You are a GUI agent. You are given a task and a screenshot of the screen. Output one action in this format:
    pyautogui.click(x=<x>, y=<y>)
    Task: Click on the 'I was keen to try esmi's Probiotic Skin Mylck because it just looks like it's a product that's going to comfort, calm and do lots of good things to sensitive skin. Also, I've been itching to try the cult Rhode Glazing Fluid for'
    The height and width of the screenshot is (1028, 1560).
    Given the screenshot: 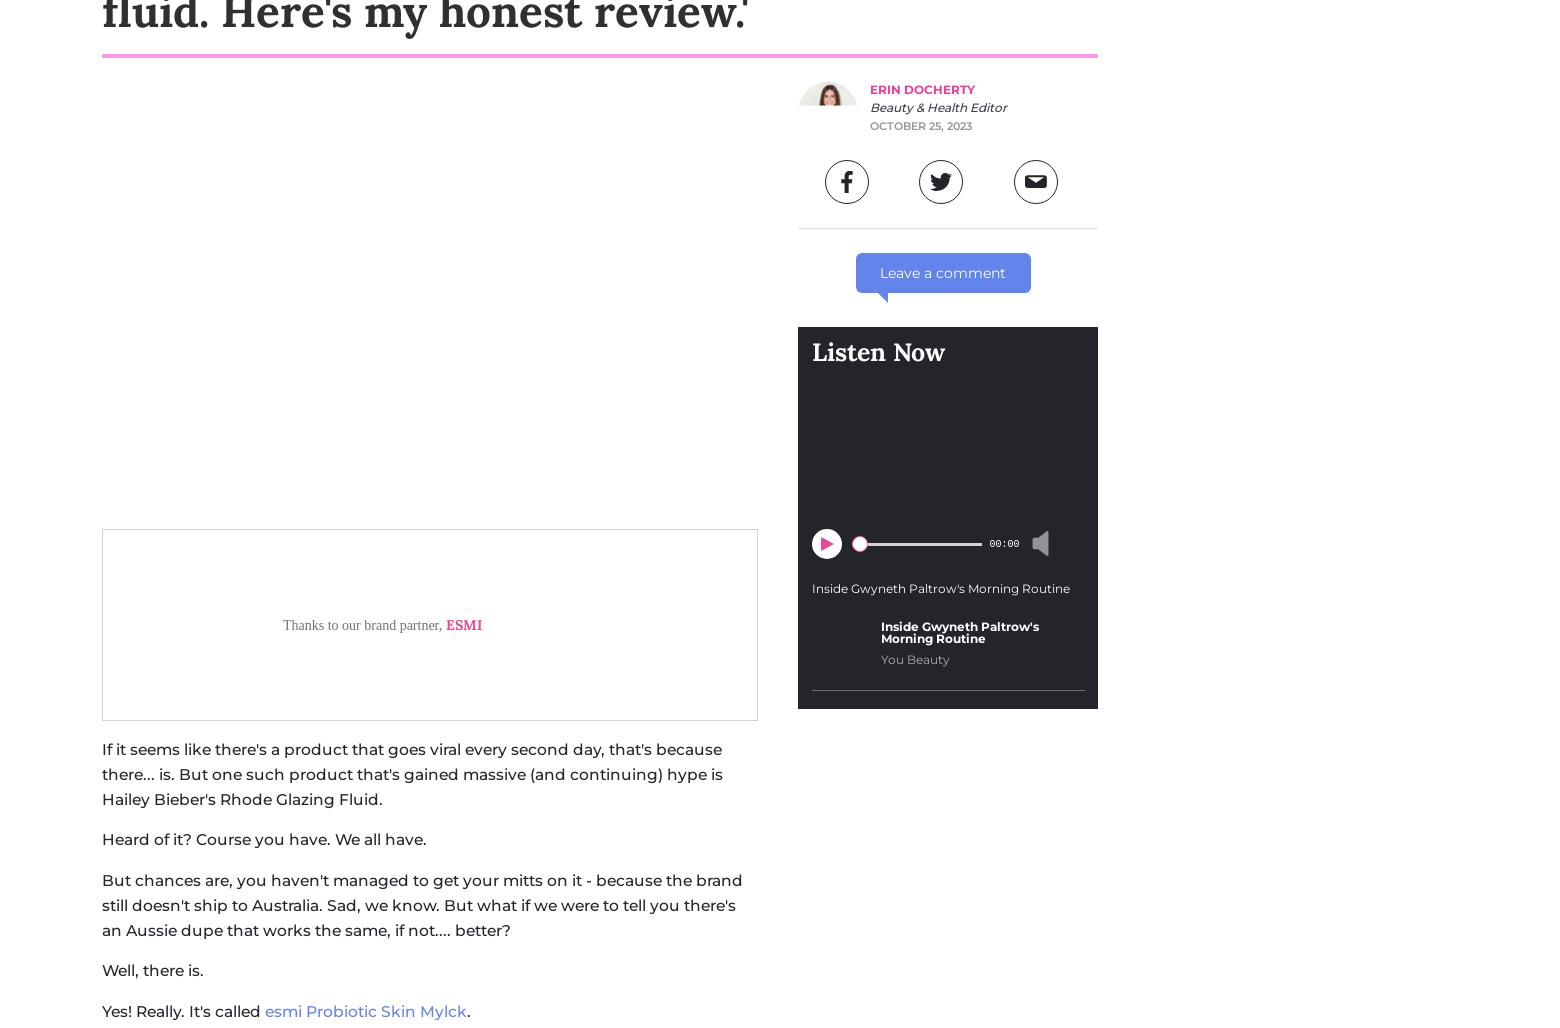 What is the action you would take?
    pyautogui.click(x=424, y=374)
    